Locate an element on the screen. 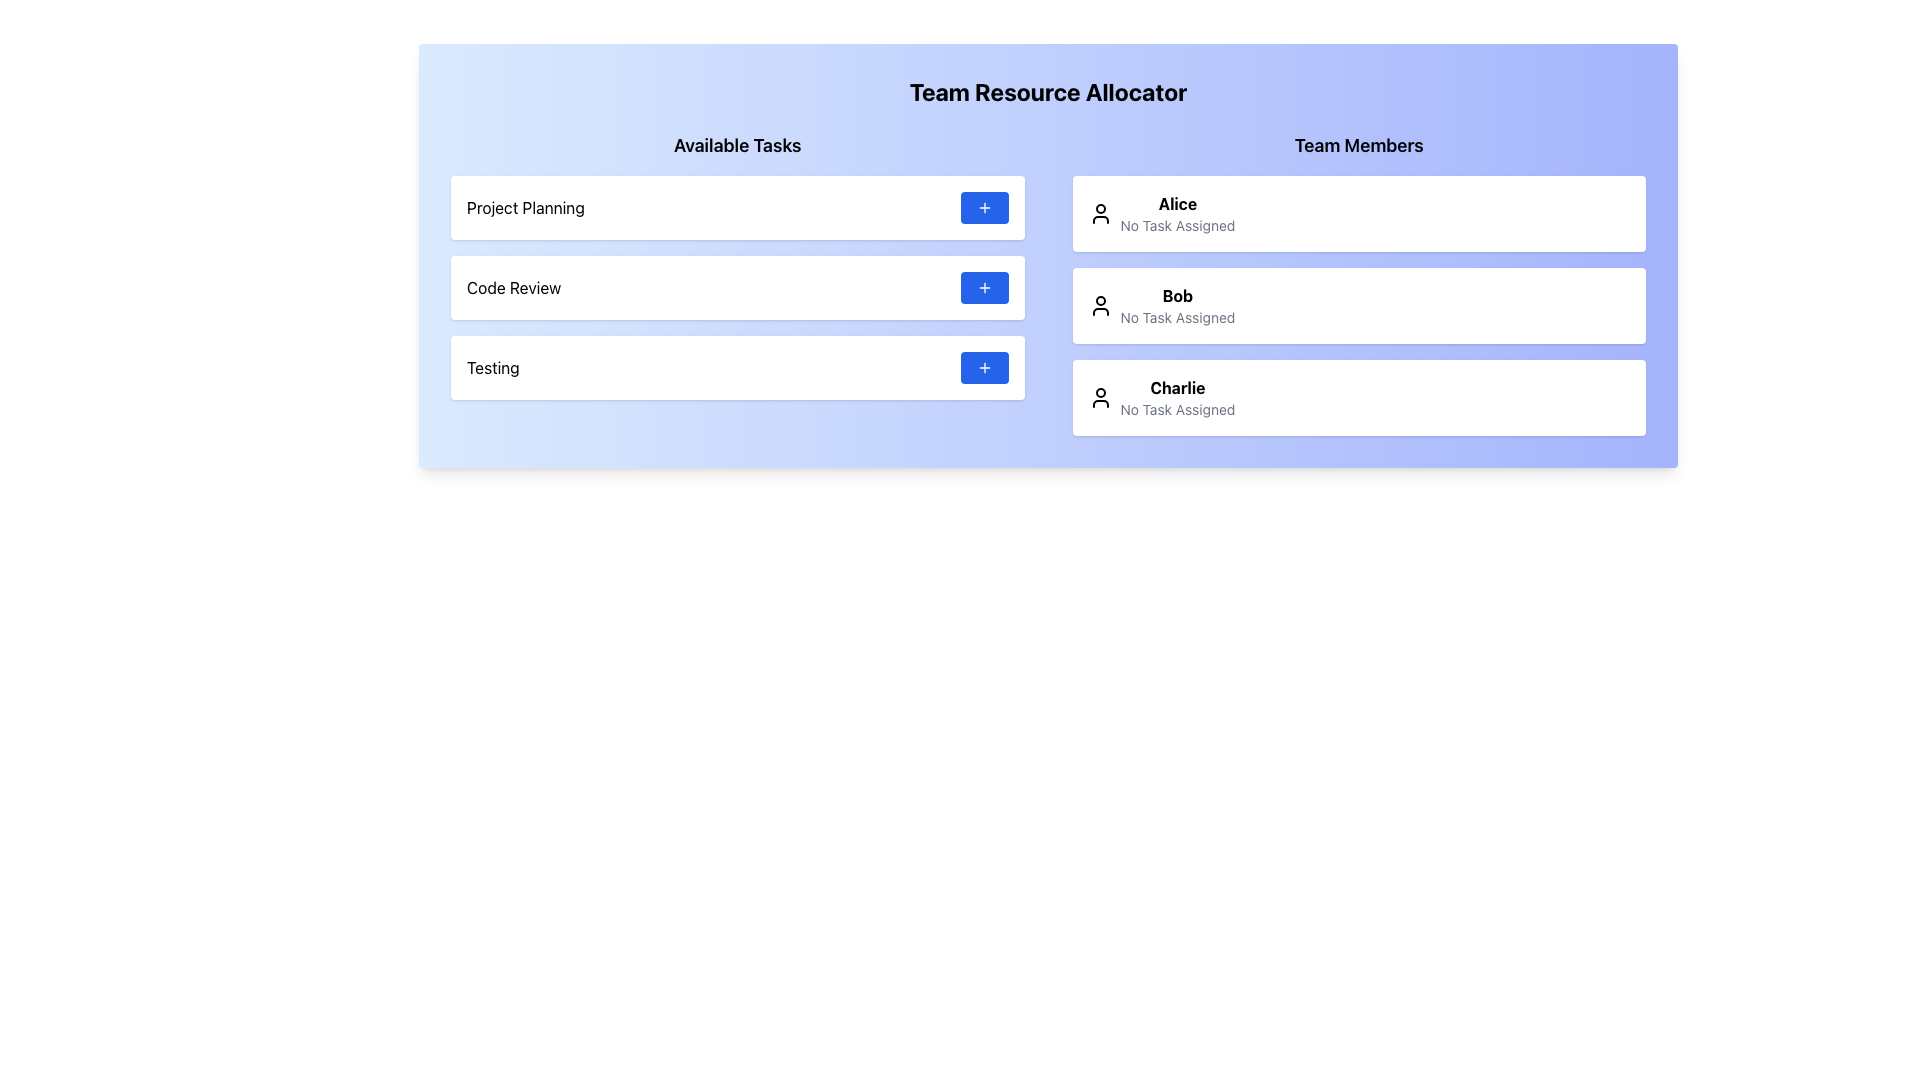 The width and height of the screenshot is (1920, 1080). the static text element that indicates no tasks have been assigned to Charlie, located in the third box under the 'Team Members' section, directly below the bold text 'Charlie.' is located at coordinates (1177, 408).